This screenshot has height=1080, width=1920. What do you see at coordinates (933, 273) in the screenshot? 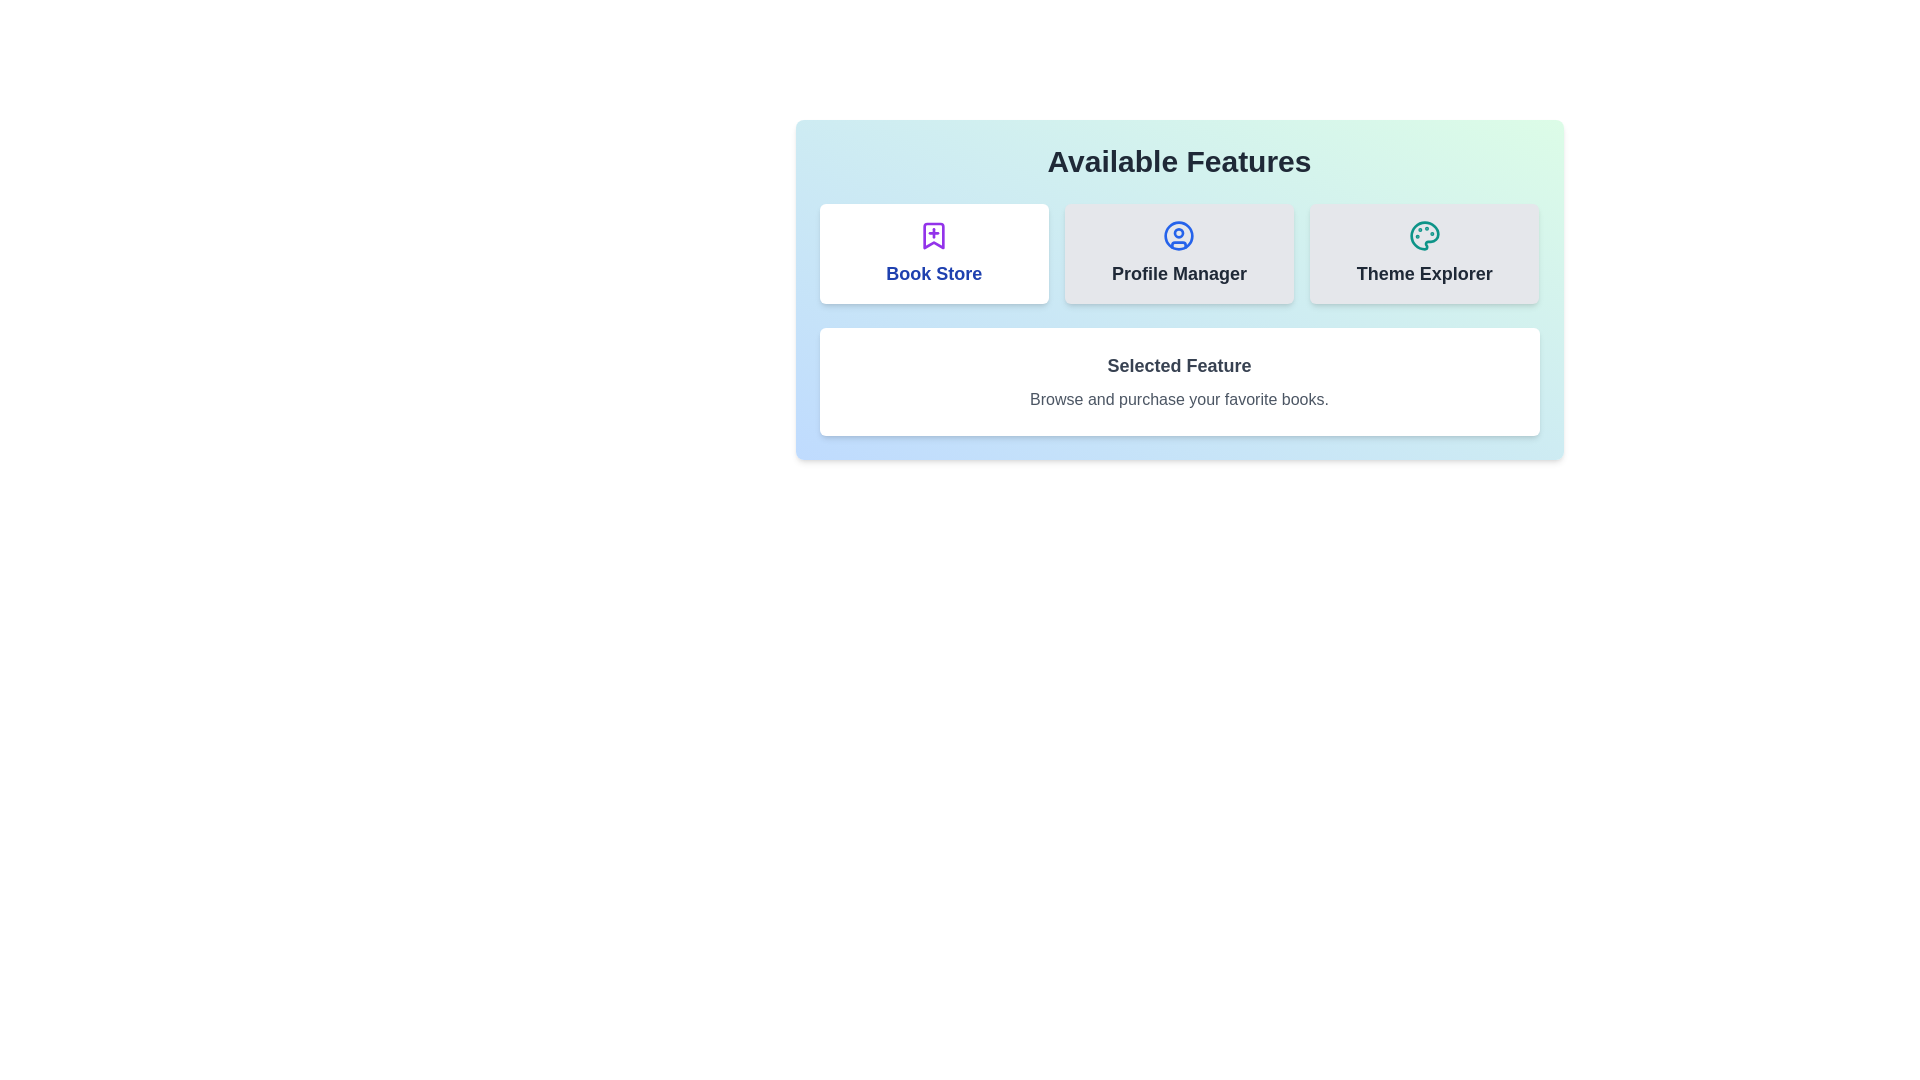
I see `text of the label located below the bookmark icon in the 'Available Features' section, which describes the feature for browsing and purchasing books` at bounding box center [933, 273].